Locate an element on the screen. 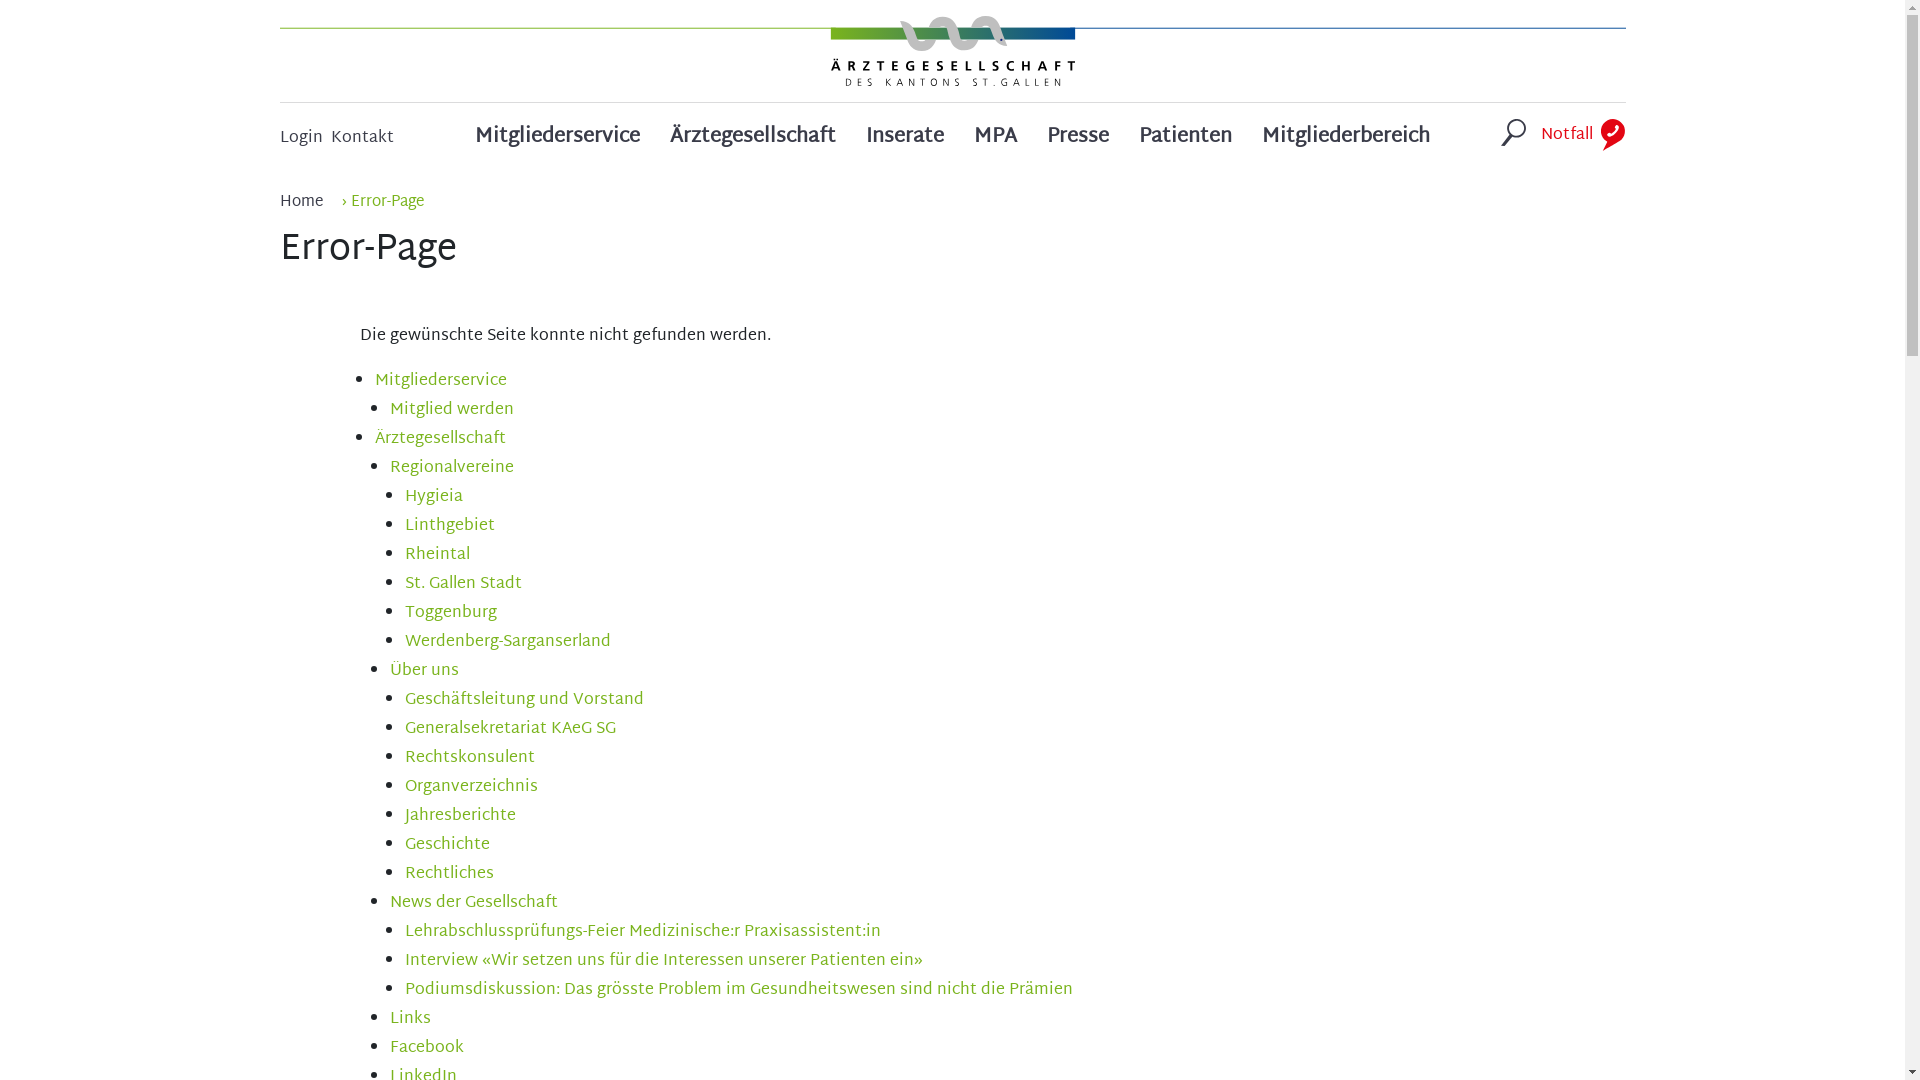  'Organverzeichnis' is located at coordinates (469, 786).